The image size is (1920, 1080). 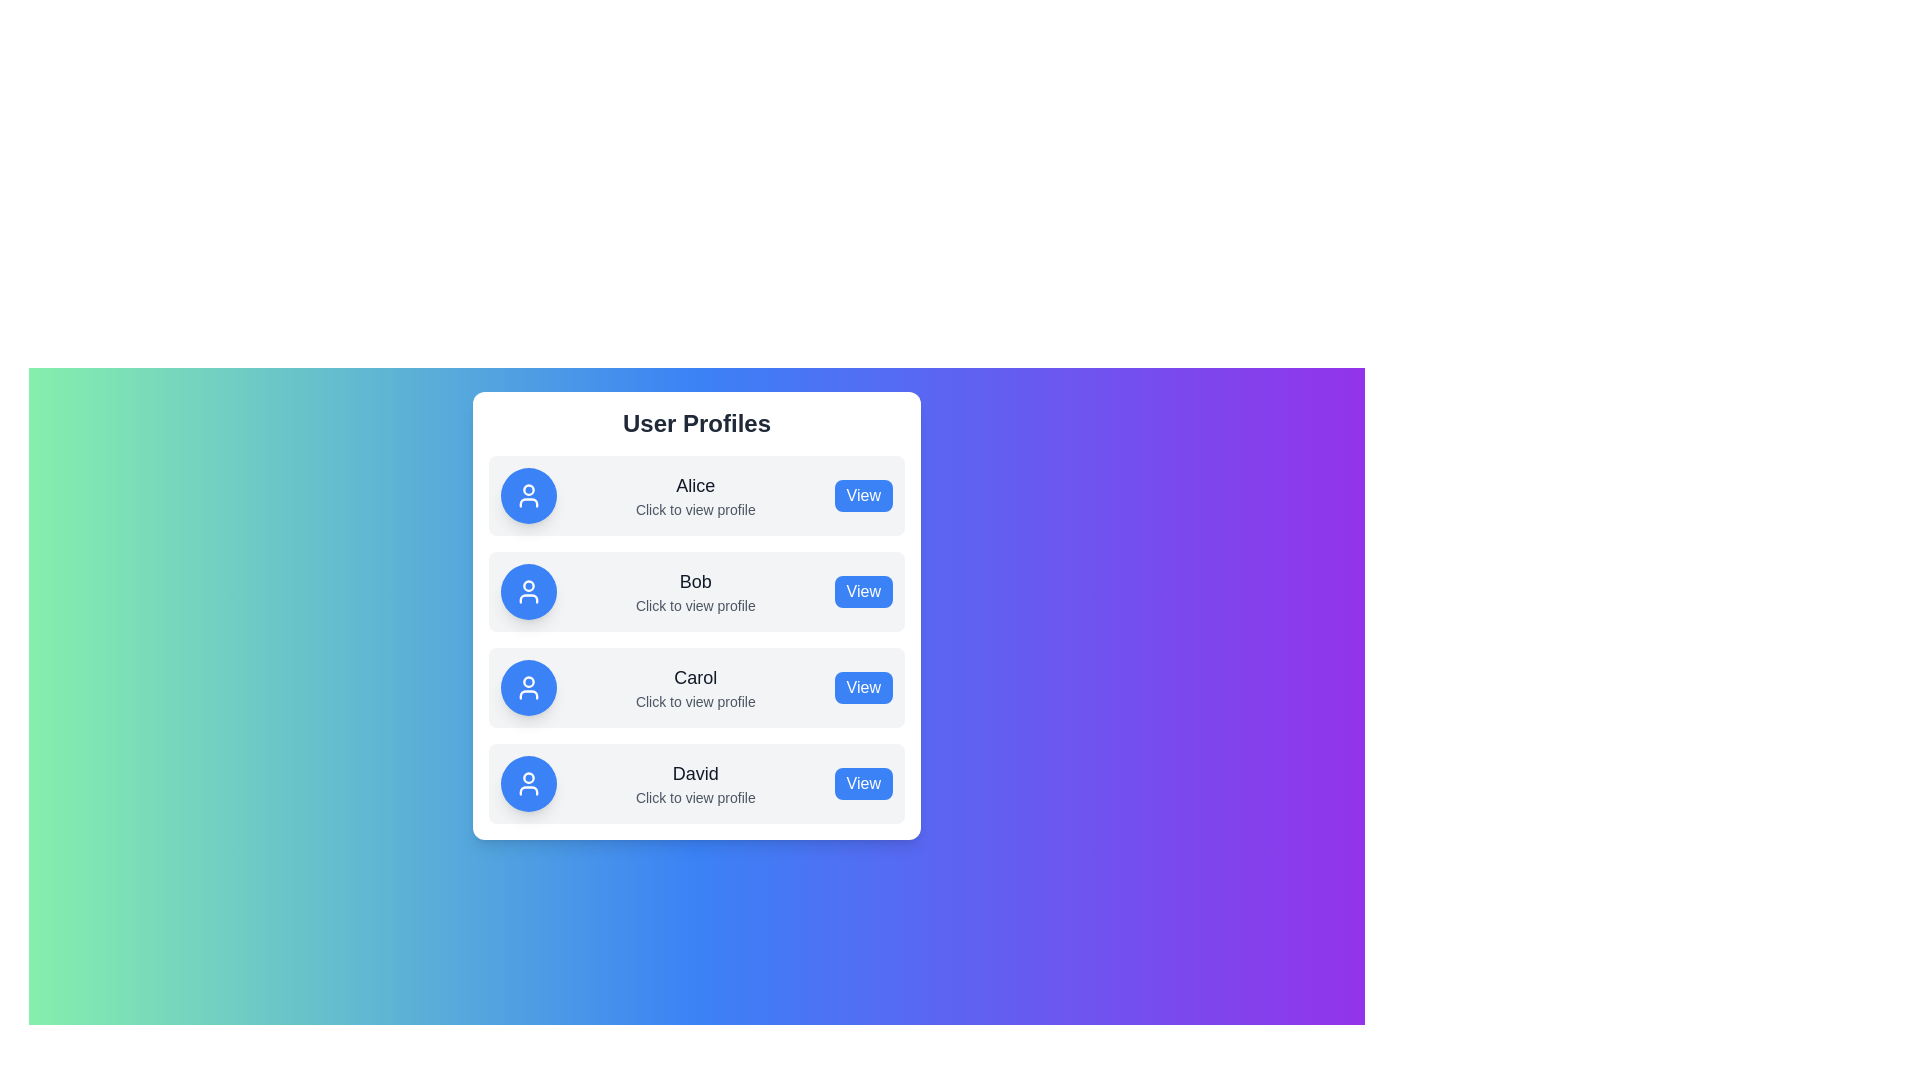 What do you see at coordinates (528, 686) in the screenshot?
I see `the user icon representing 'Carol' in the user profile list to indicate profile selection` at bounding box center [528, 686].